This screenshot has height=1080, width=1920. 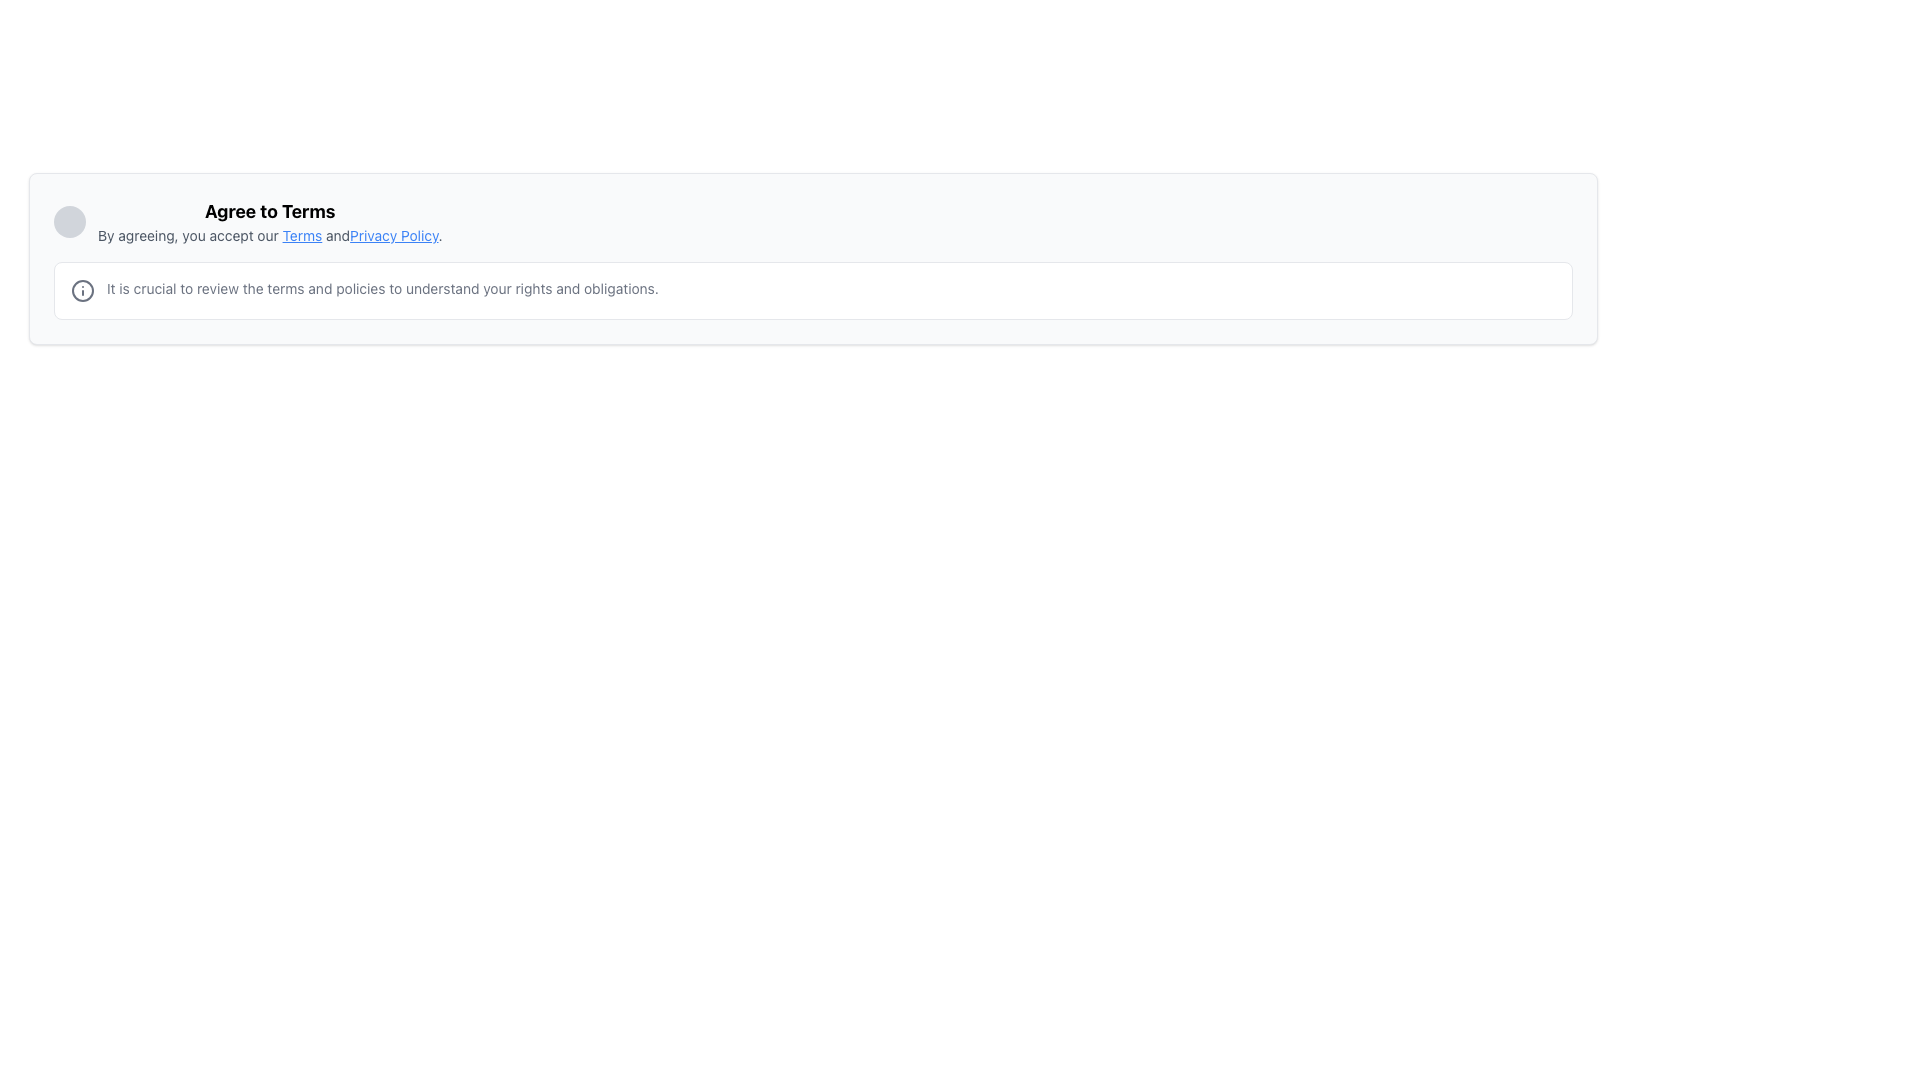 What do you see at coordinates (394, 234) in the screenshot?
I see `the 'Privacy Policy' hyperlink located in the text block under the heading 'Agree to Terms'` at bounding box center [394, 234].